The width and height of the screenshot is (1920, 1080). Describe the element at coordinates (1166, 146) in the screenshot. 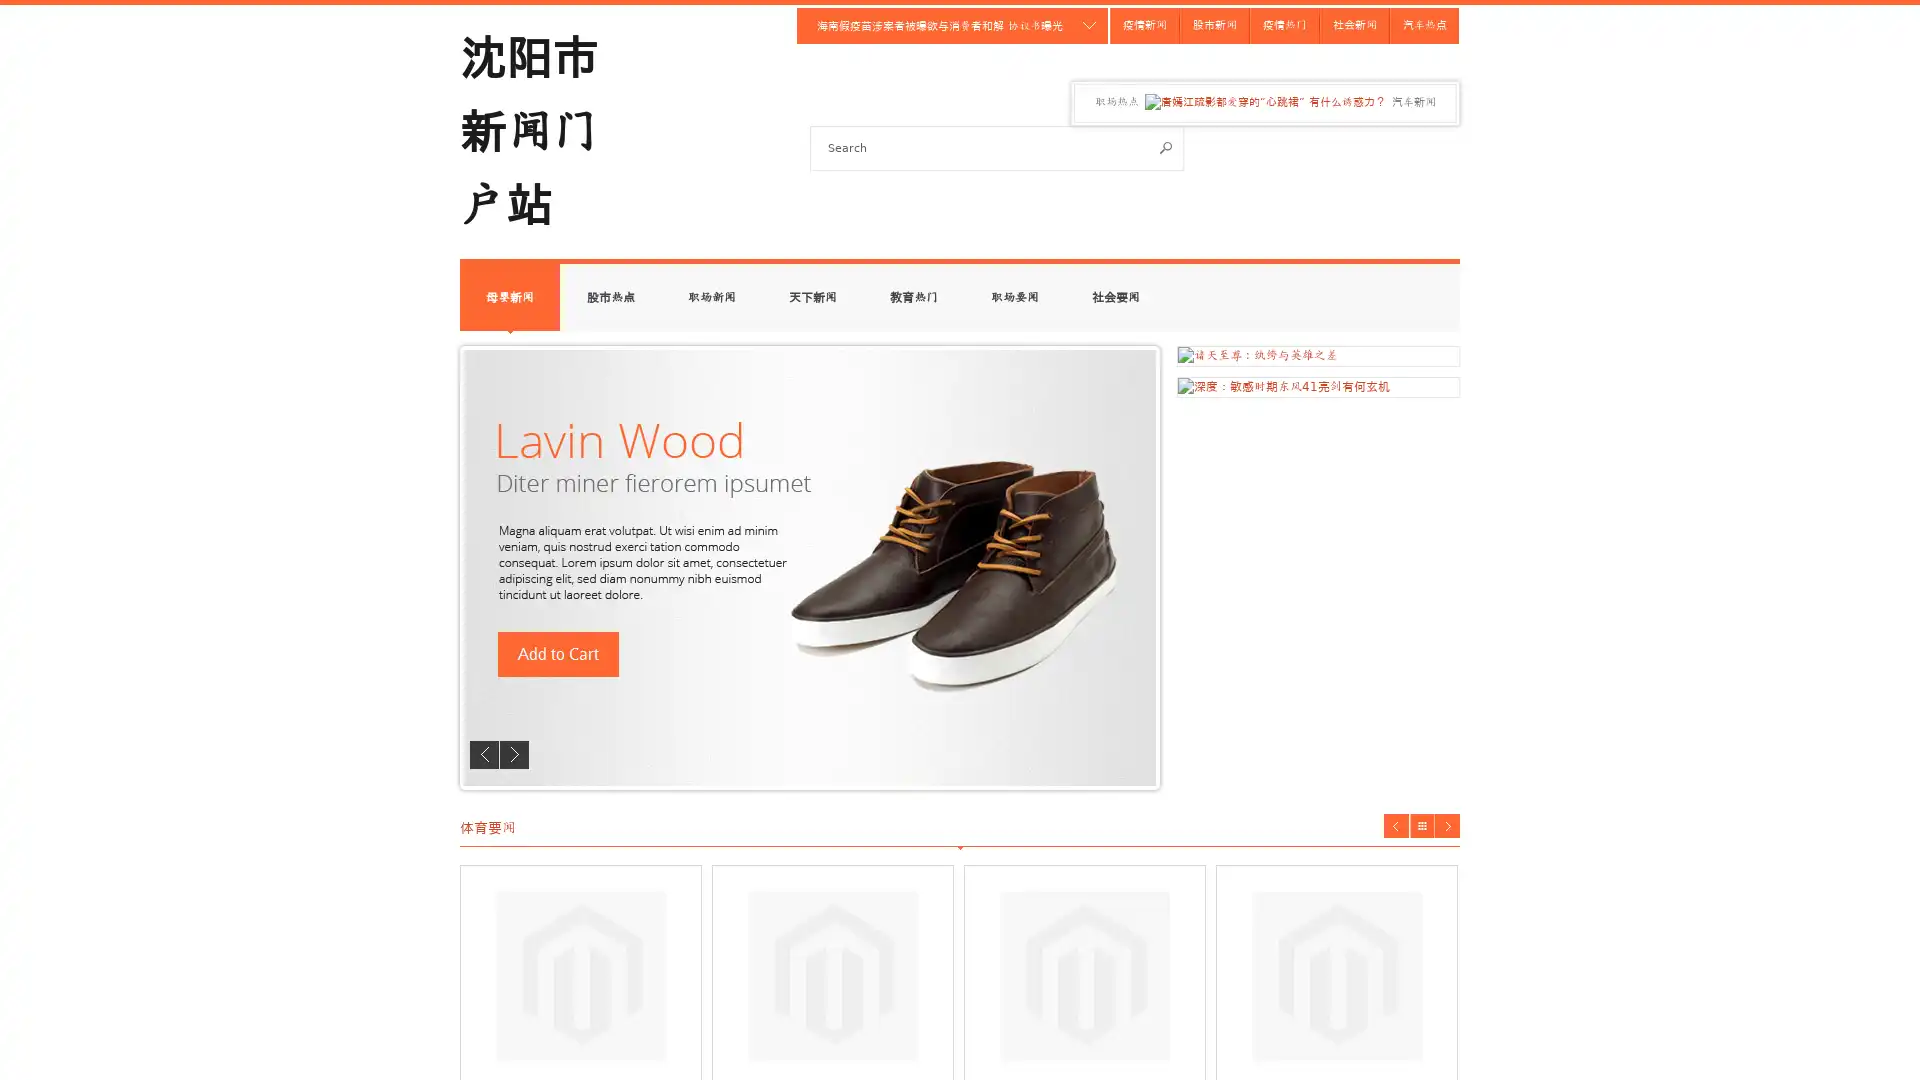

I see `Search` at that location.